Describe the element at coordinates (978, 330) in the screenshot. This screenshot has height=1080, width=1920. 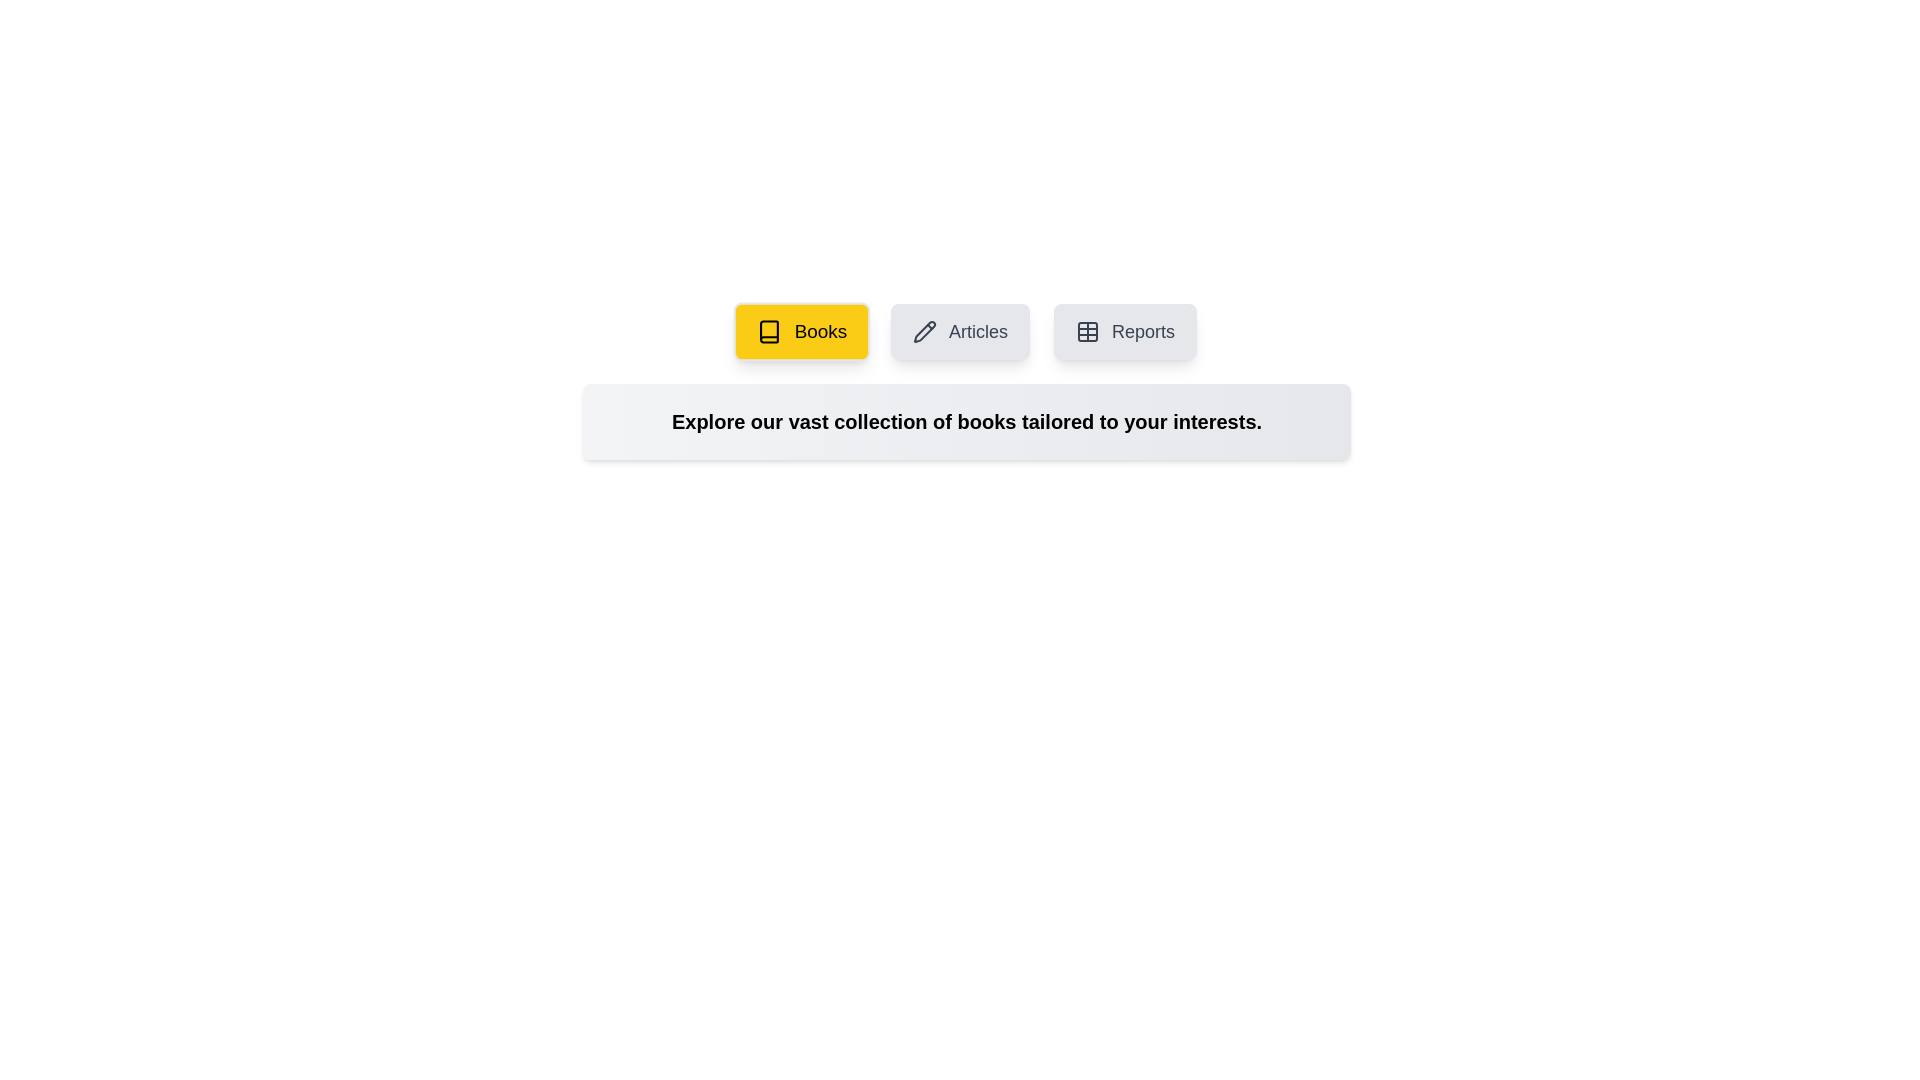
I see `text label that describes the button's purpose for navigating to or activating the 'Articles' feature, located in the center button of the top row` at that location.